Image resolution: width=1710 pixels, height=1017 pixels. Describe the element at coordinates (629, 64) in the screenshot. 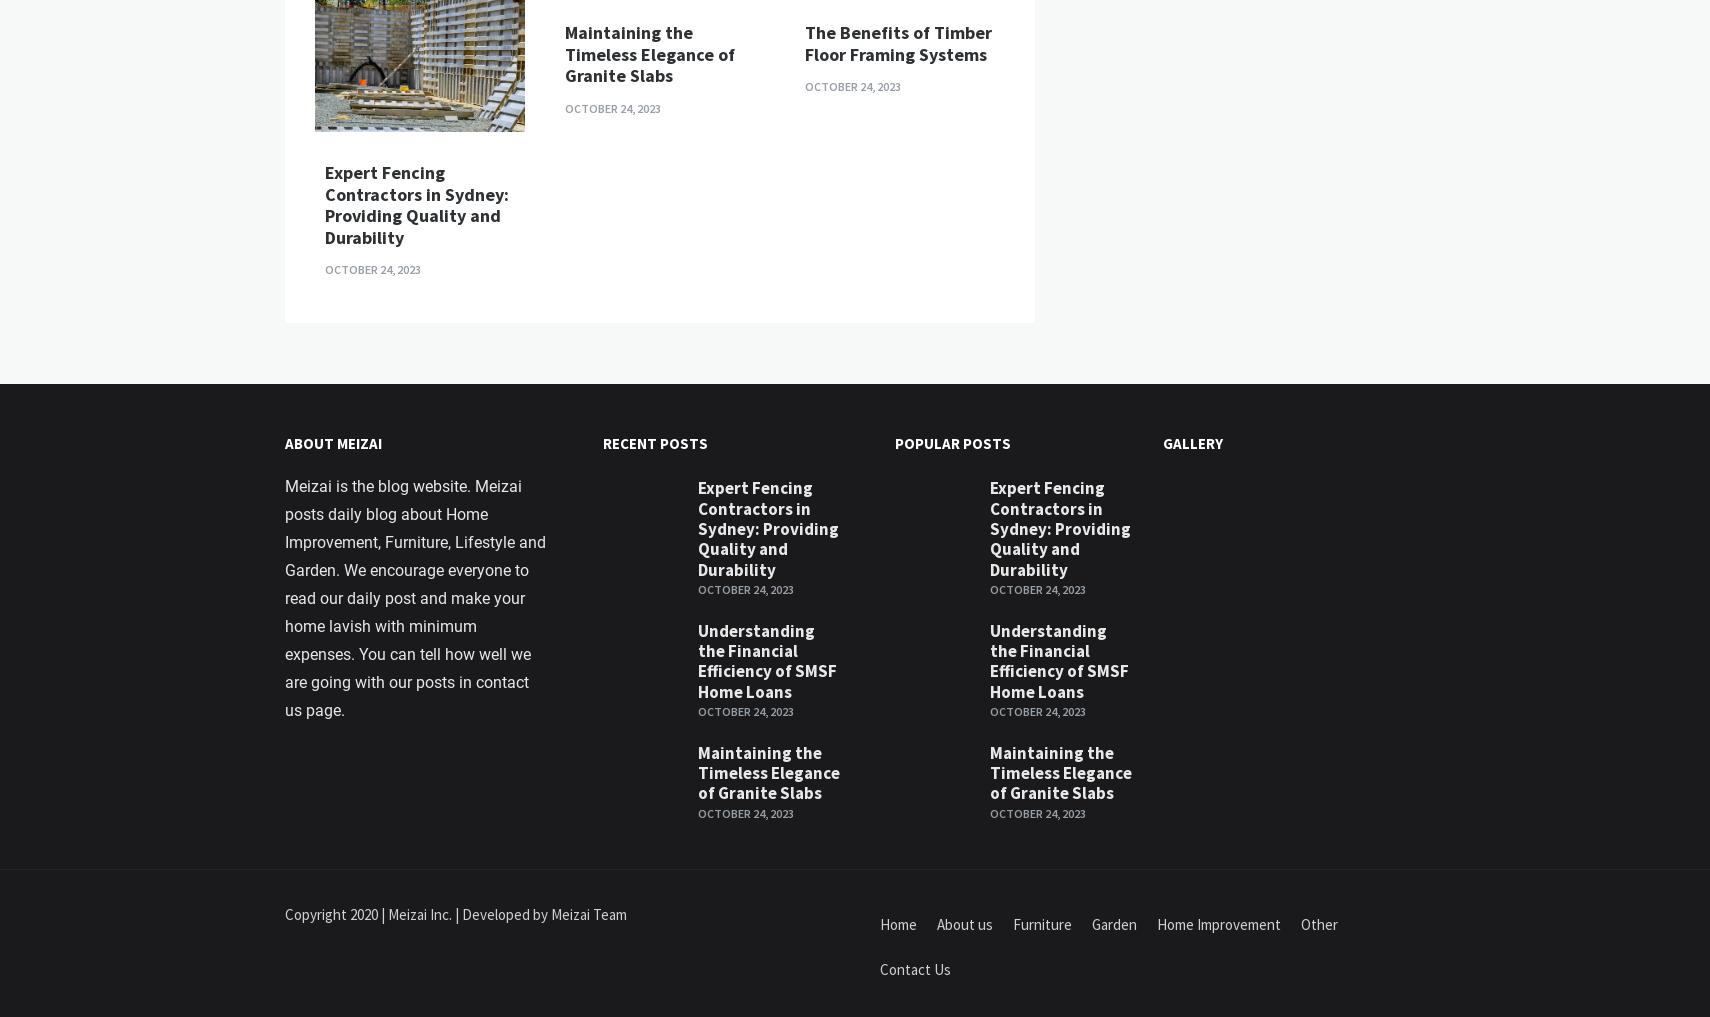

I see `'Easiest DIY Furniture to put together yourself for first home buyers'` at that location.